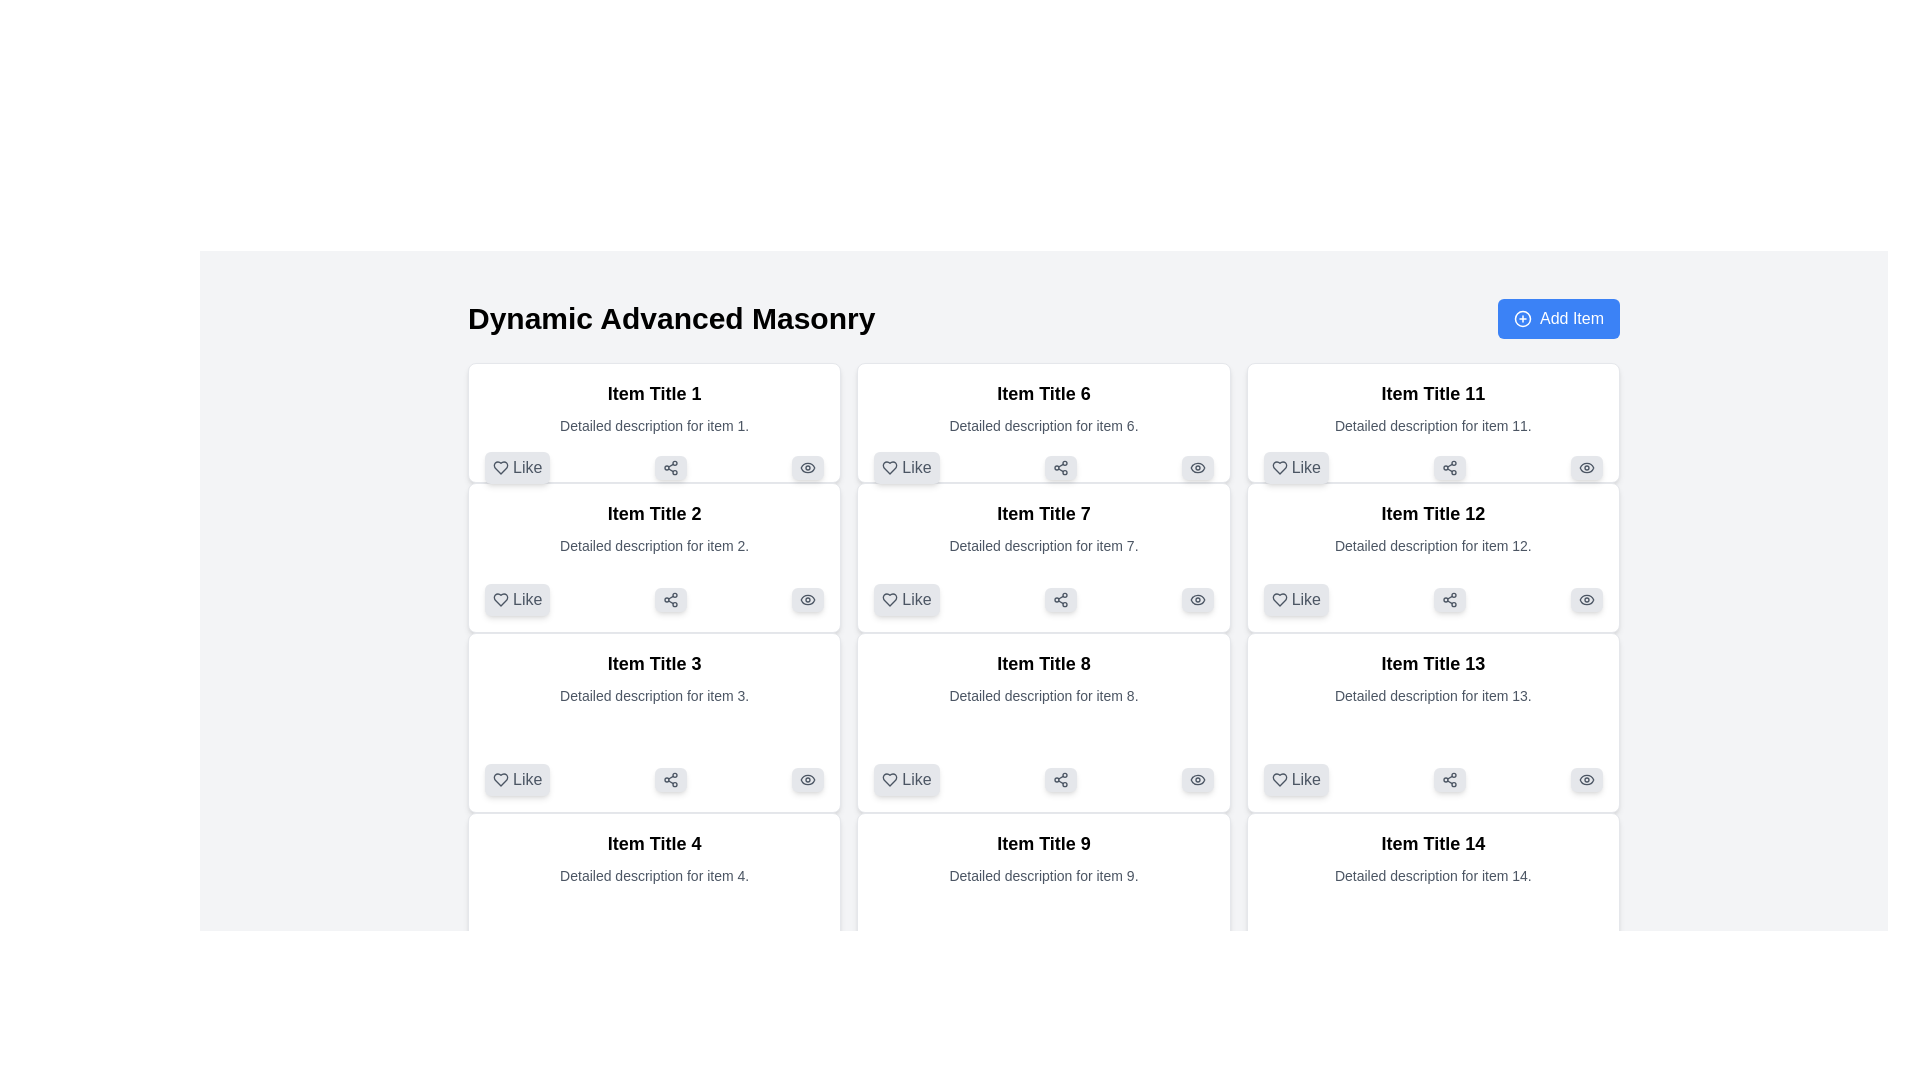 The image size is (1920, 1080). Describe the element at coordinates (1278, 778) in the screenshot. I see `the heart icon located within the 'Like' button beneath 'Item Title 13'` at that location.